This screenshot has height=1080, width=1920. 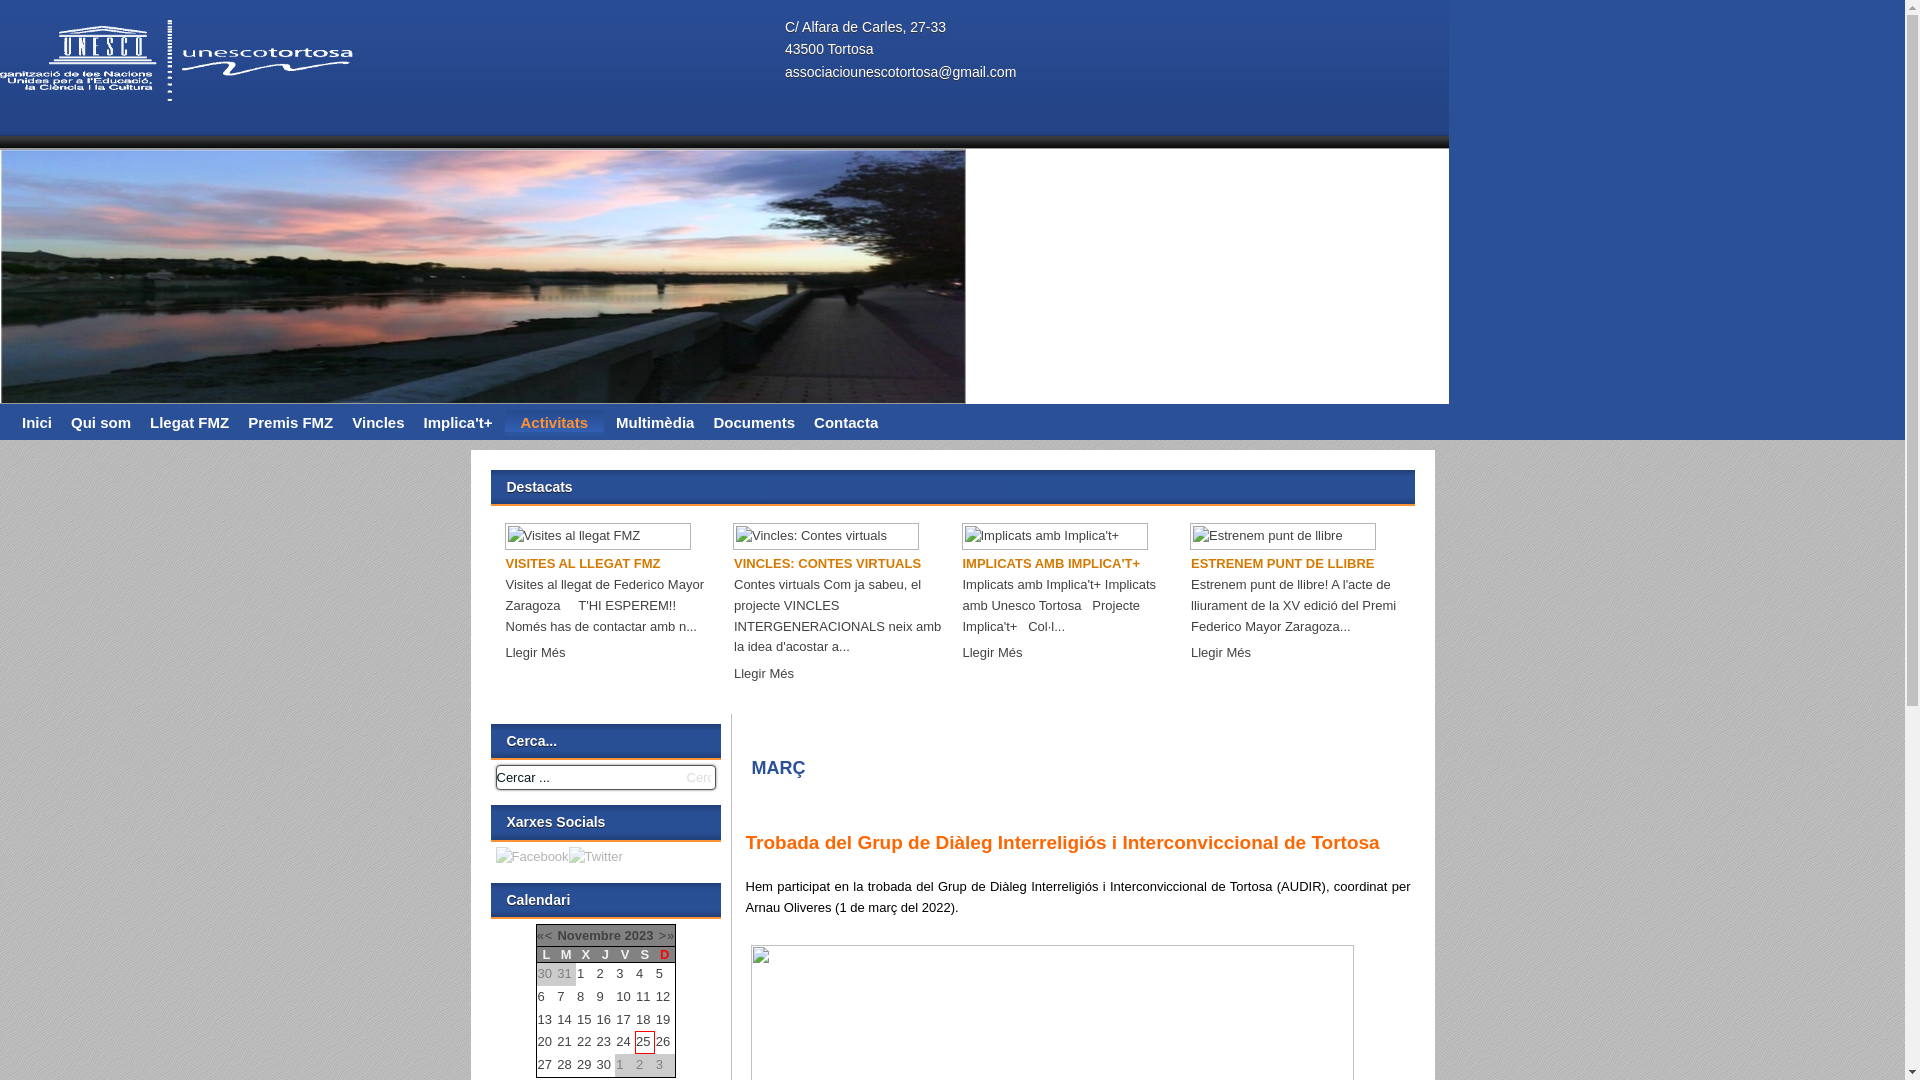 I want to click on 'Documents', so click(x=752, y=422).